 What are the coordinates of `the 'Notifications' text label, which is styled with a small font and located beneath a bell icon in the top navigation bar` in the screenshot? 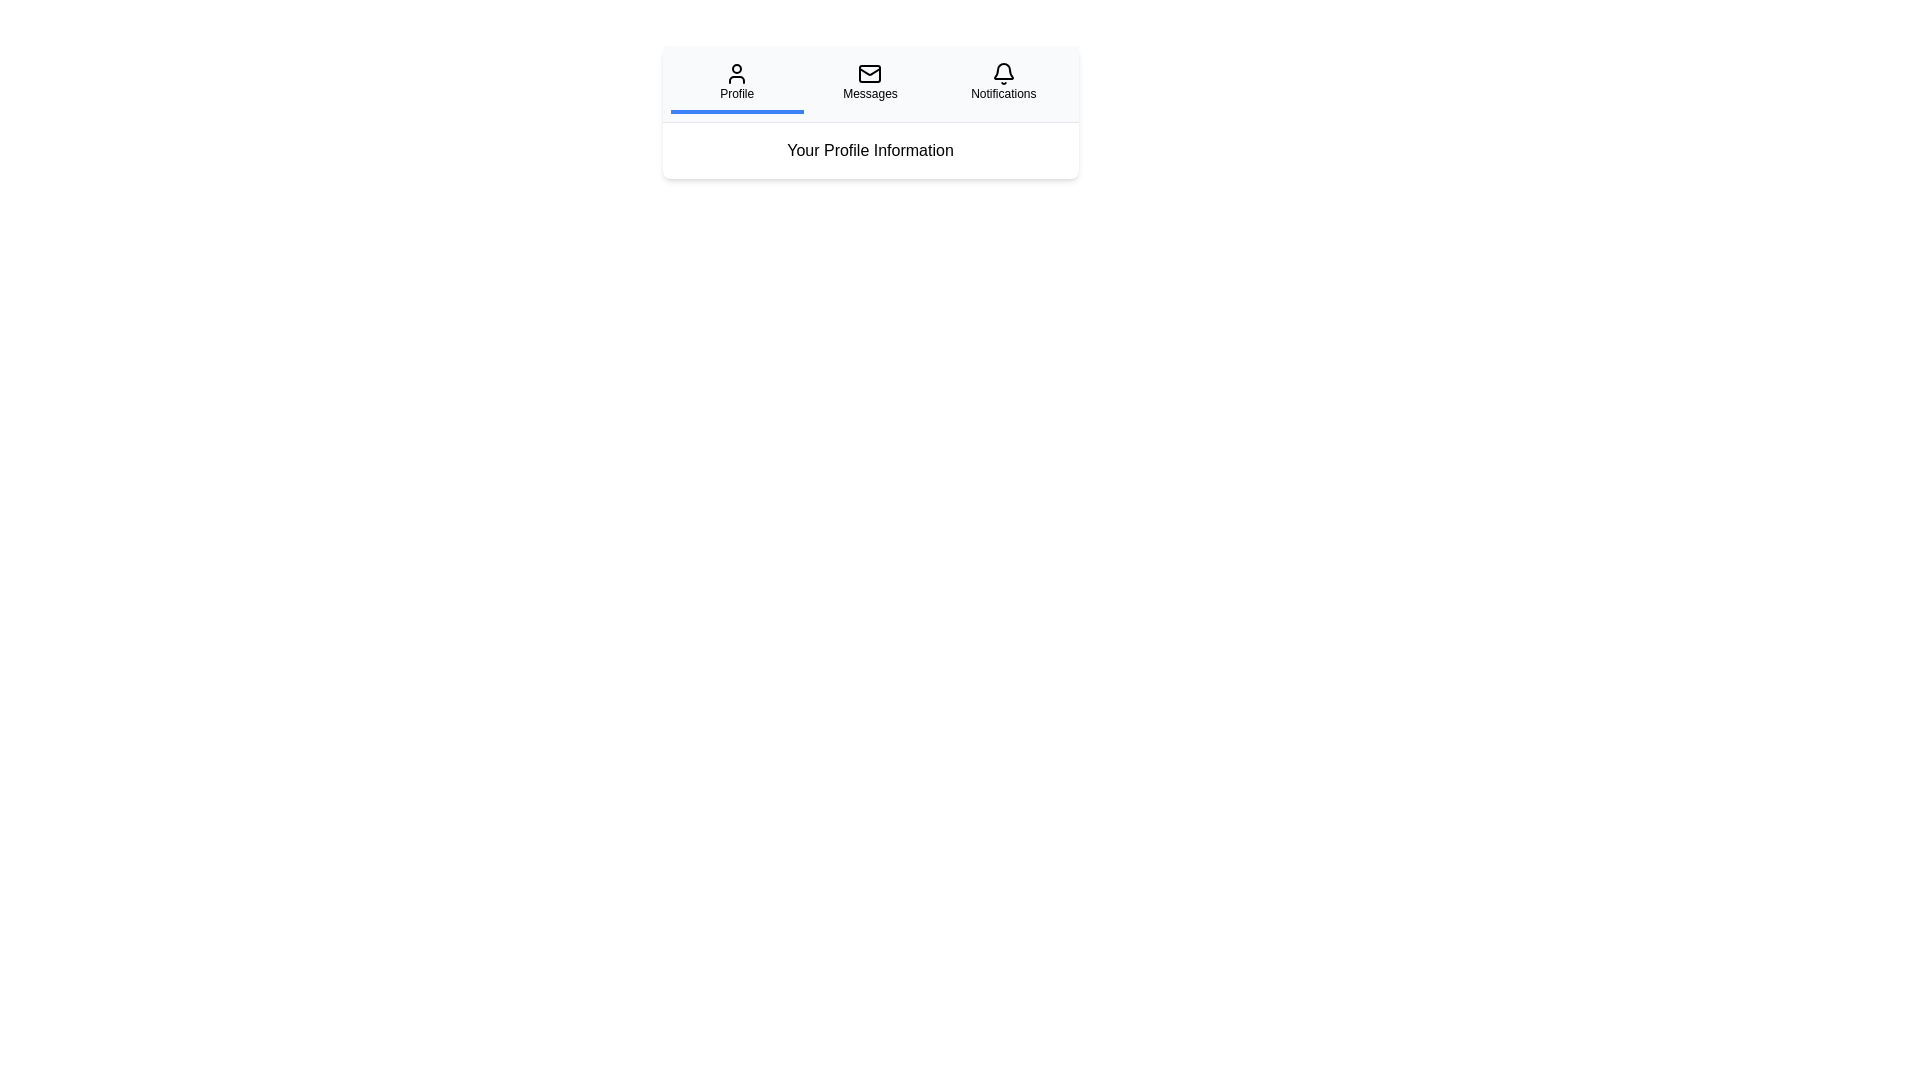 It's located at (1003, 93).